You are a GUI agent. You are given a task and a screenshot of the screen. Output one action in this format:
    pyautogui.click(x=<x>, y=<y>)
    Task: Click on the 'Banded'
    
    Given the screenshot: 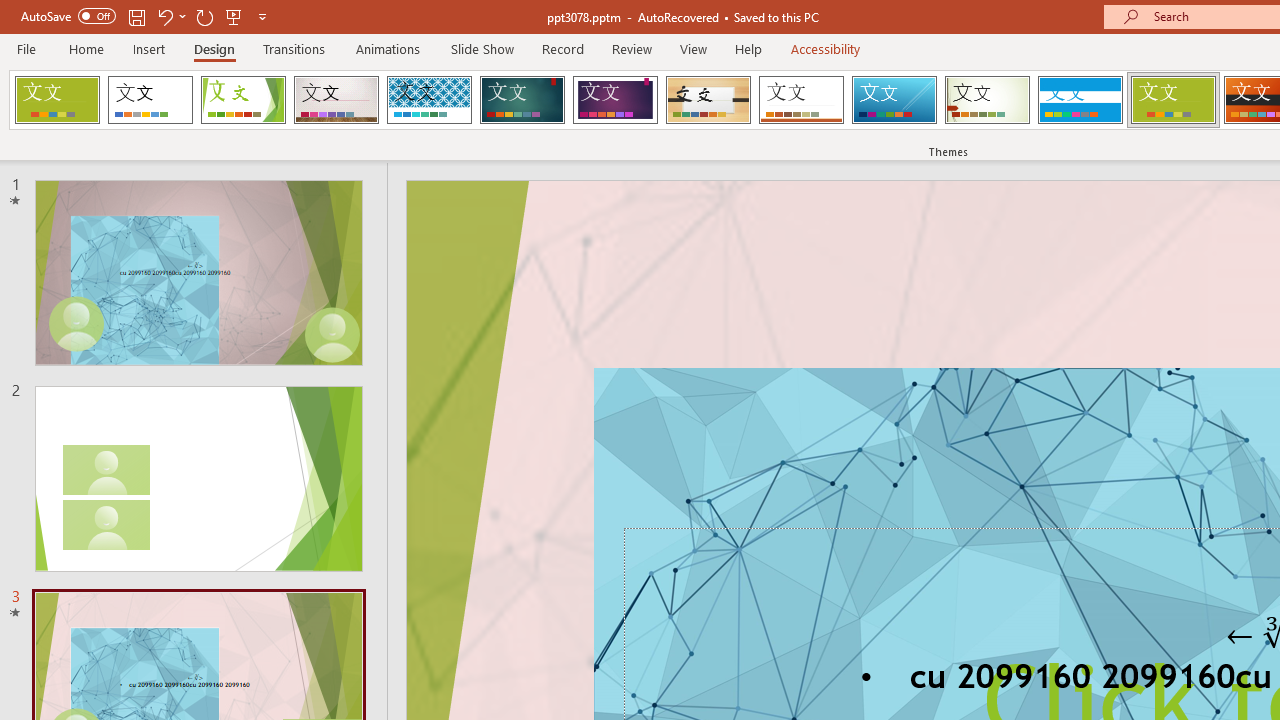 What is the action you would take?
    pyautogui.click(x=1079, y=100)
    